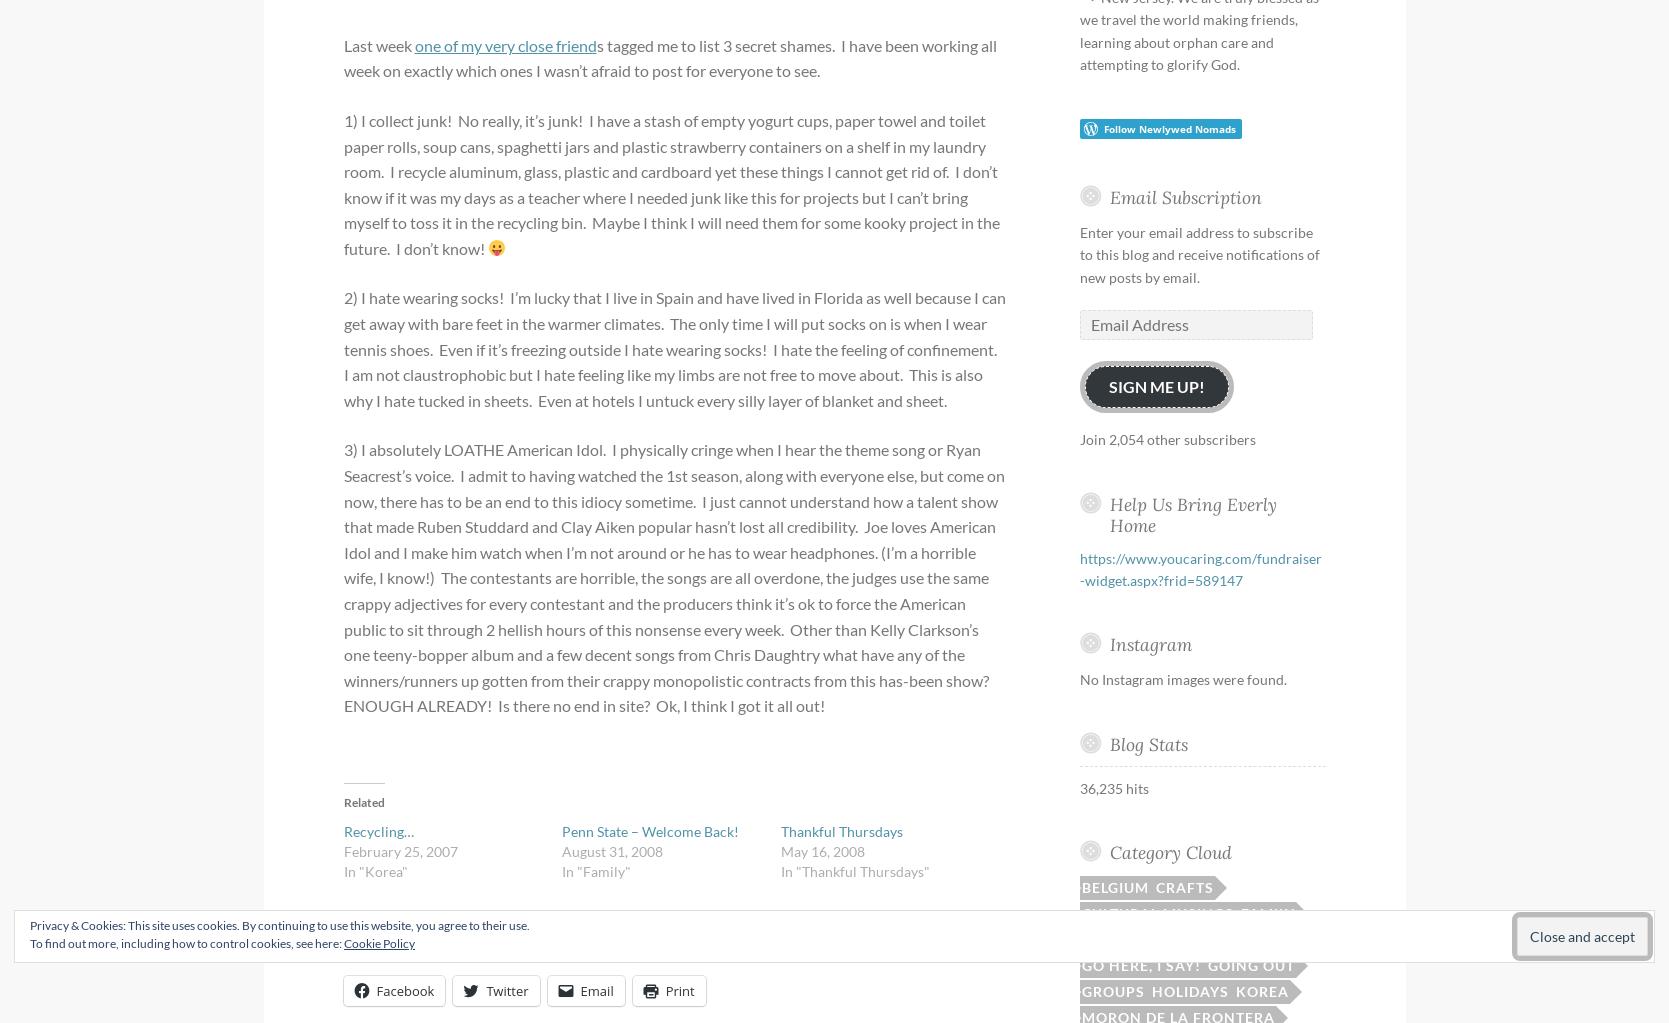 The image size is (1669, 1023). Describe the element at coordinates (1183, 196) in the screenshot. I see `'Email Subscription'` at that location.